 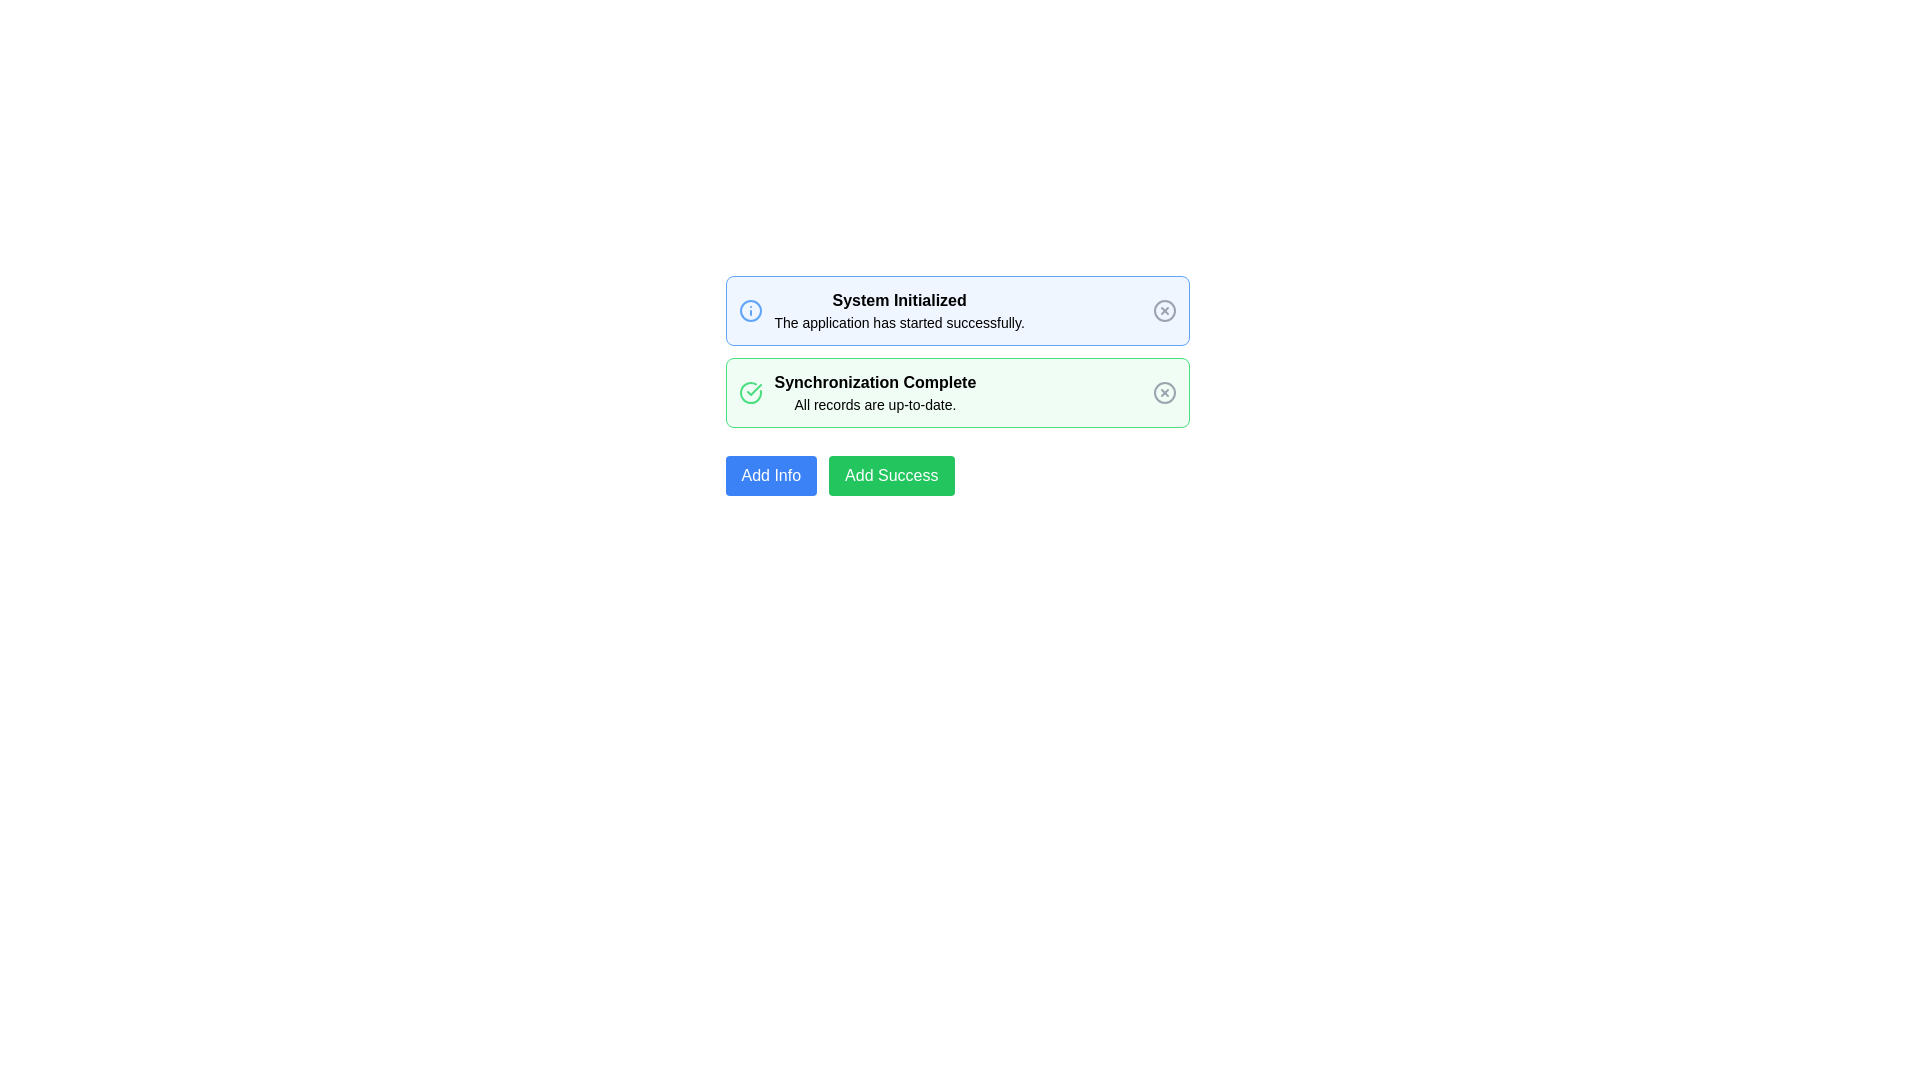 What do you see at coordinates (956, 385) in the screenshot?
I see `messages from the Notification panel which includes 'System Initialized' and 'Synchronization Complete'` at bounding box center [956, 385].